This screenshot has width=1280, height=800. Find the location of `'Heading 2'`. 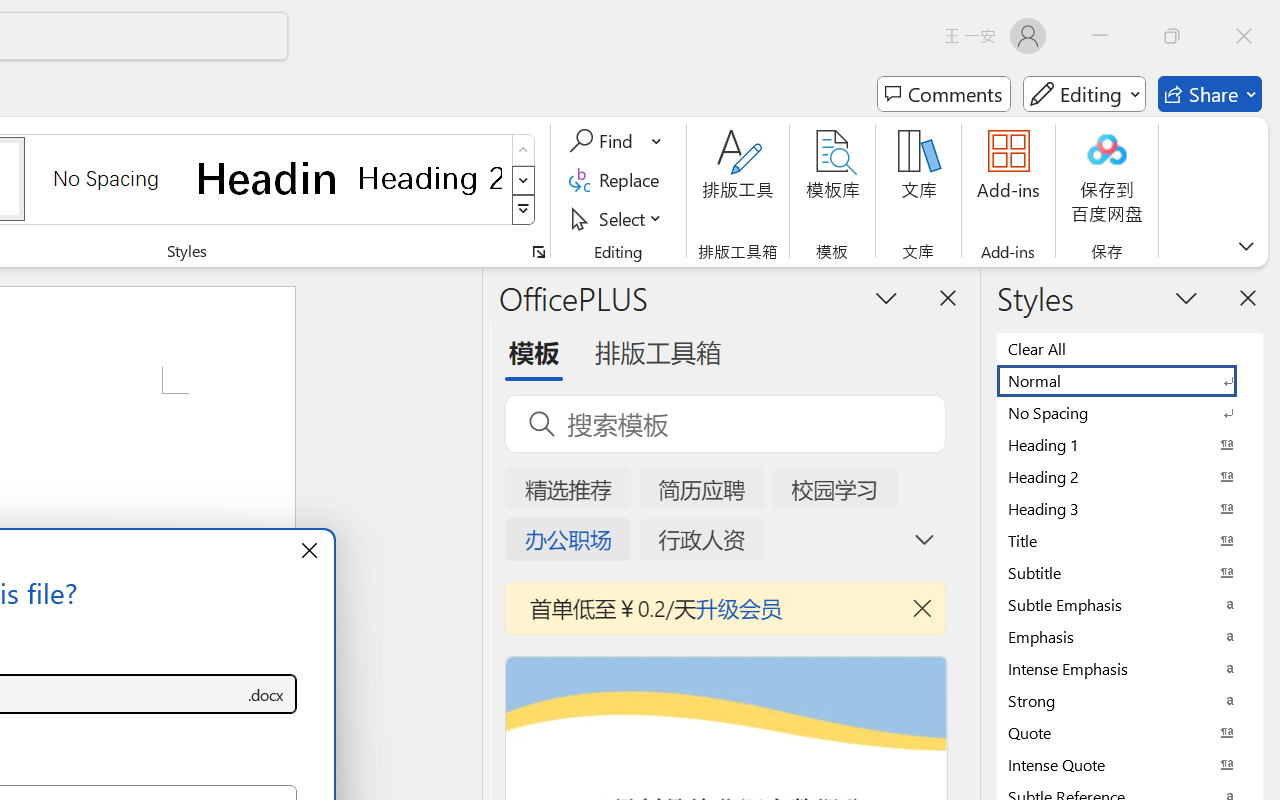

'Heading 2' is located at coordinates (429, 177).